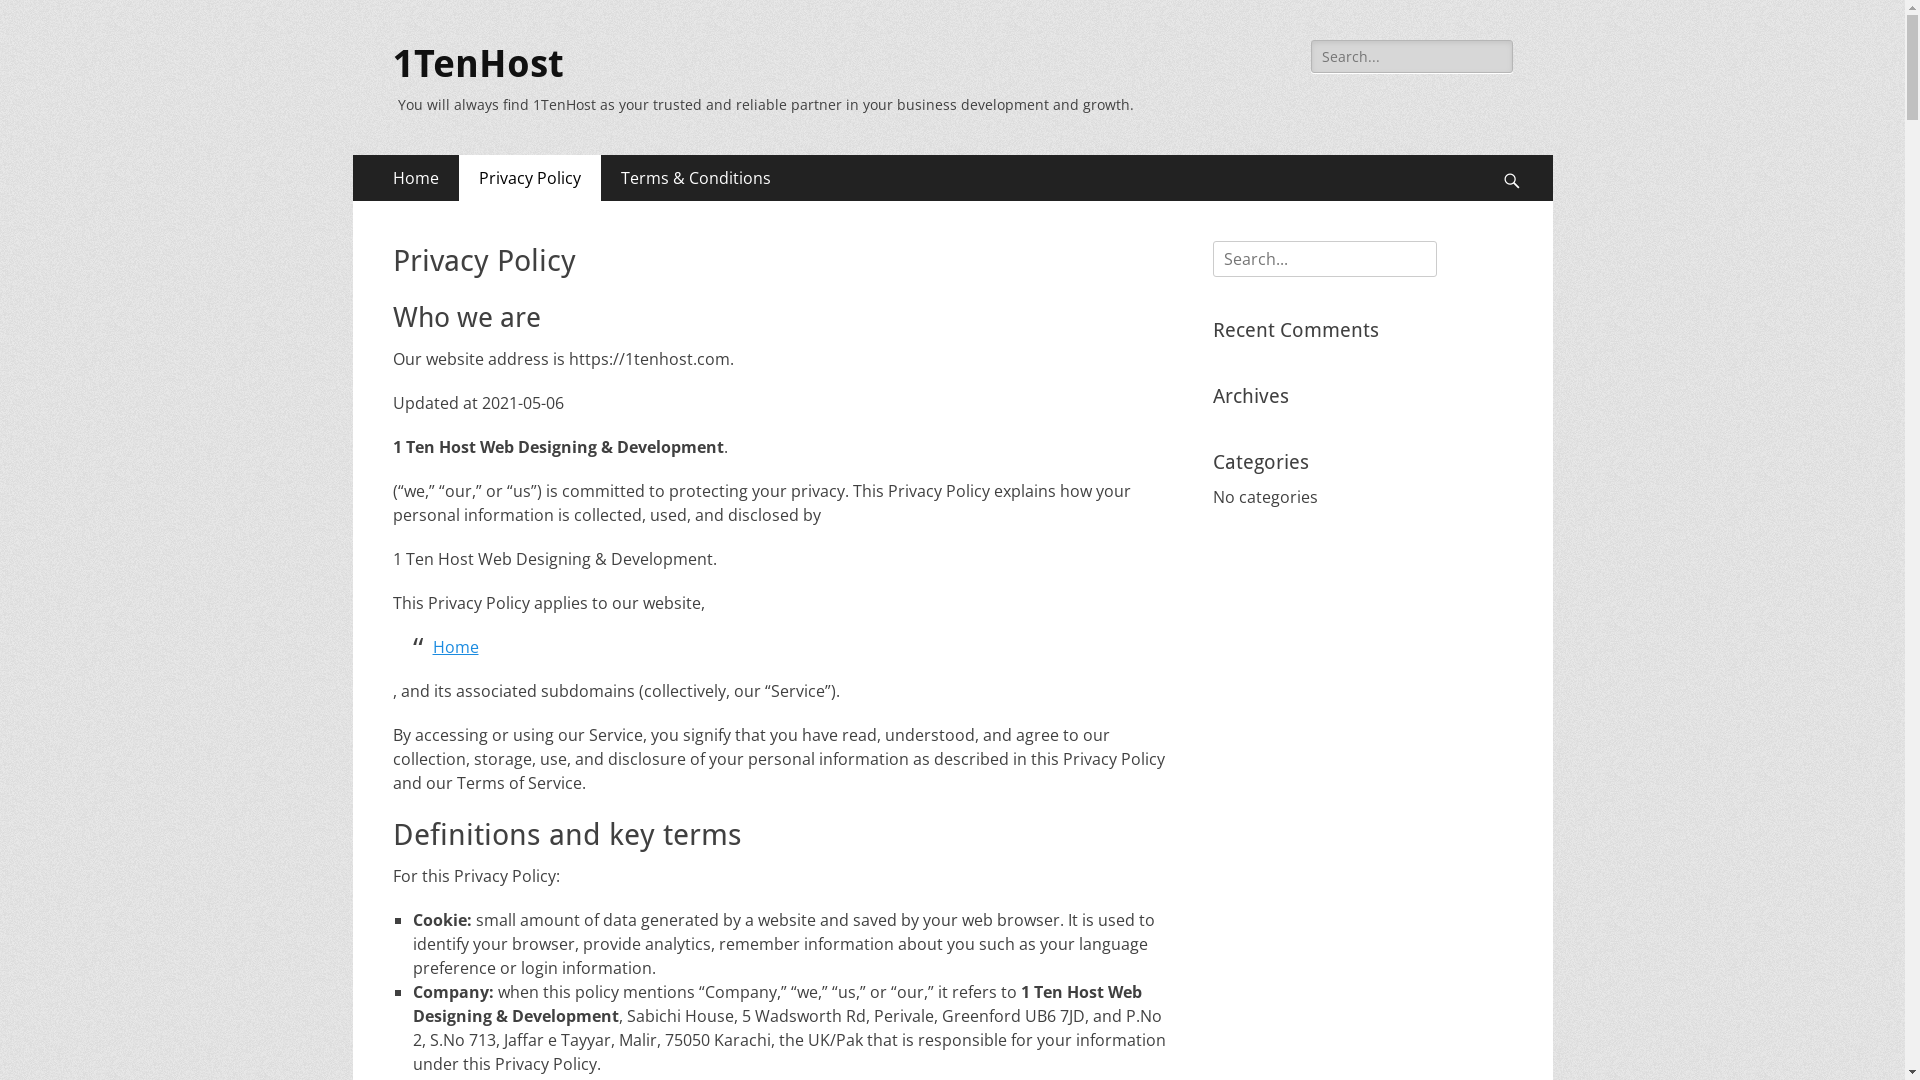  I want to click on 'Search', so click(1520, 153).